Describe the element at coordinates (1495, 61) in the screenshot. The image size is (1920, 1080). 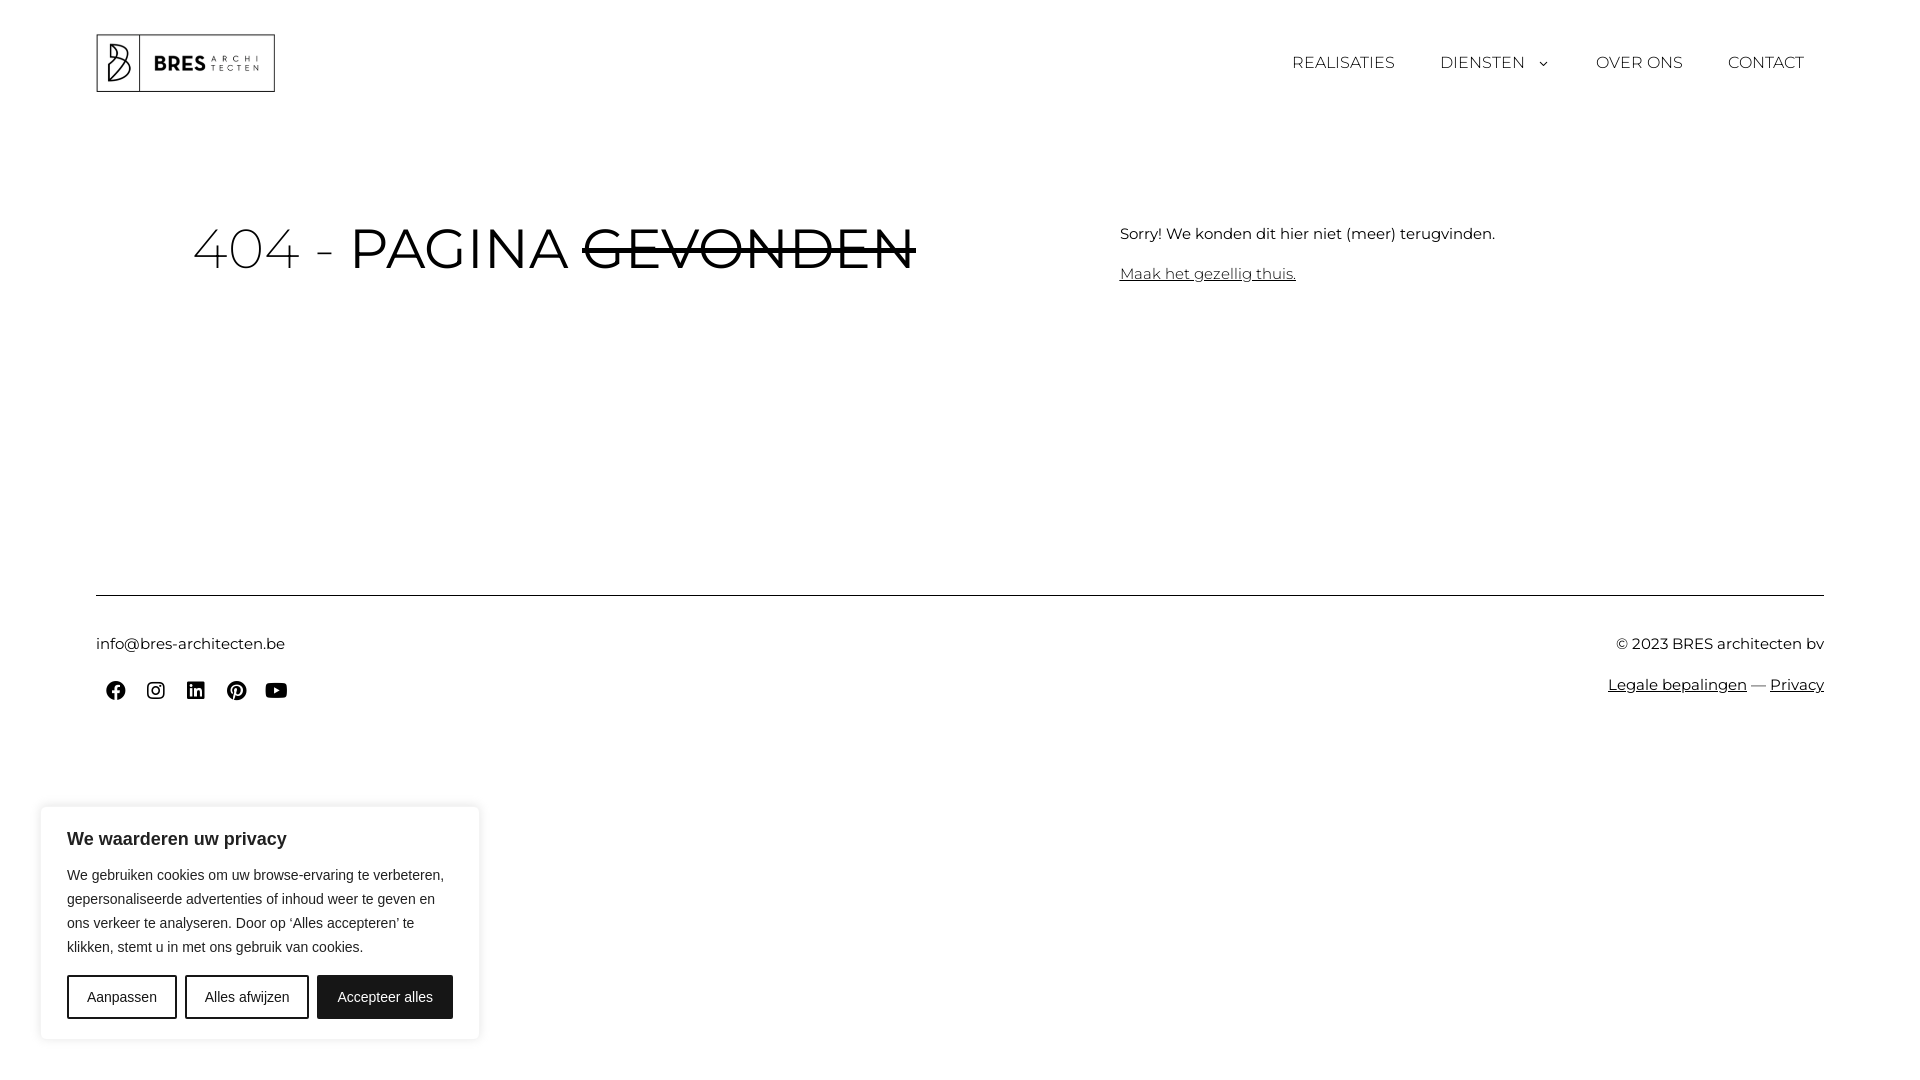
I see `'DIENSTEN'` at that location.